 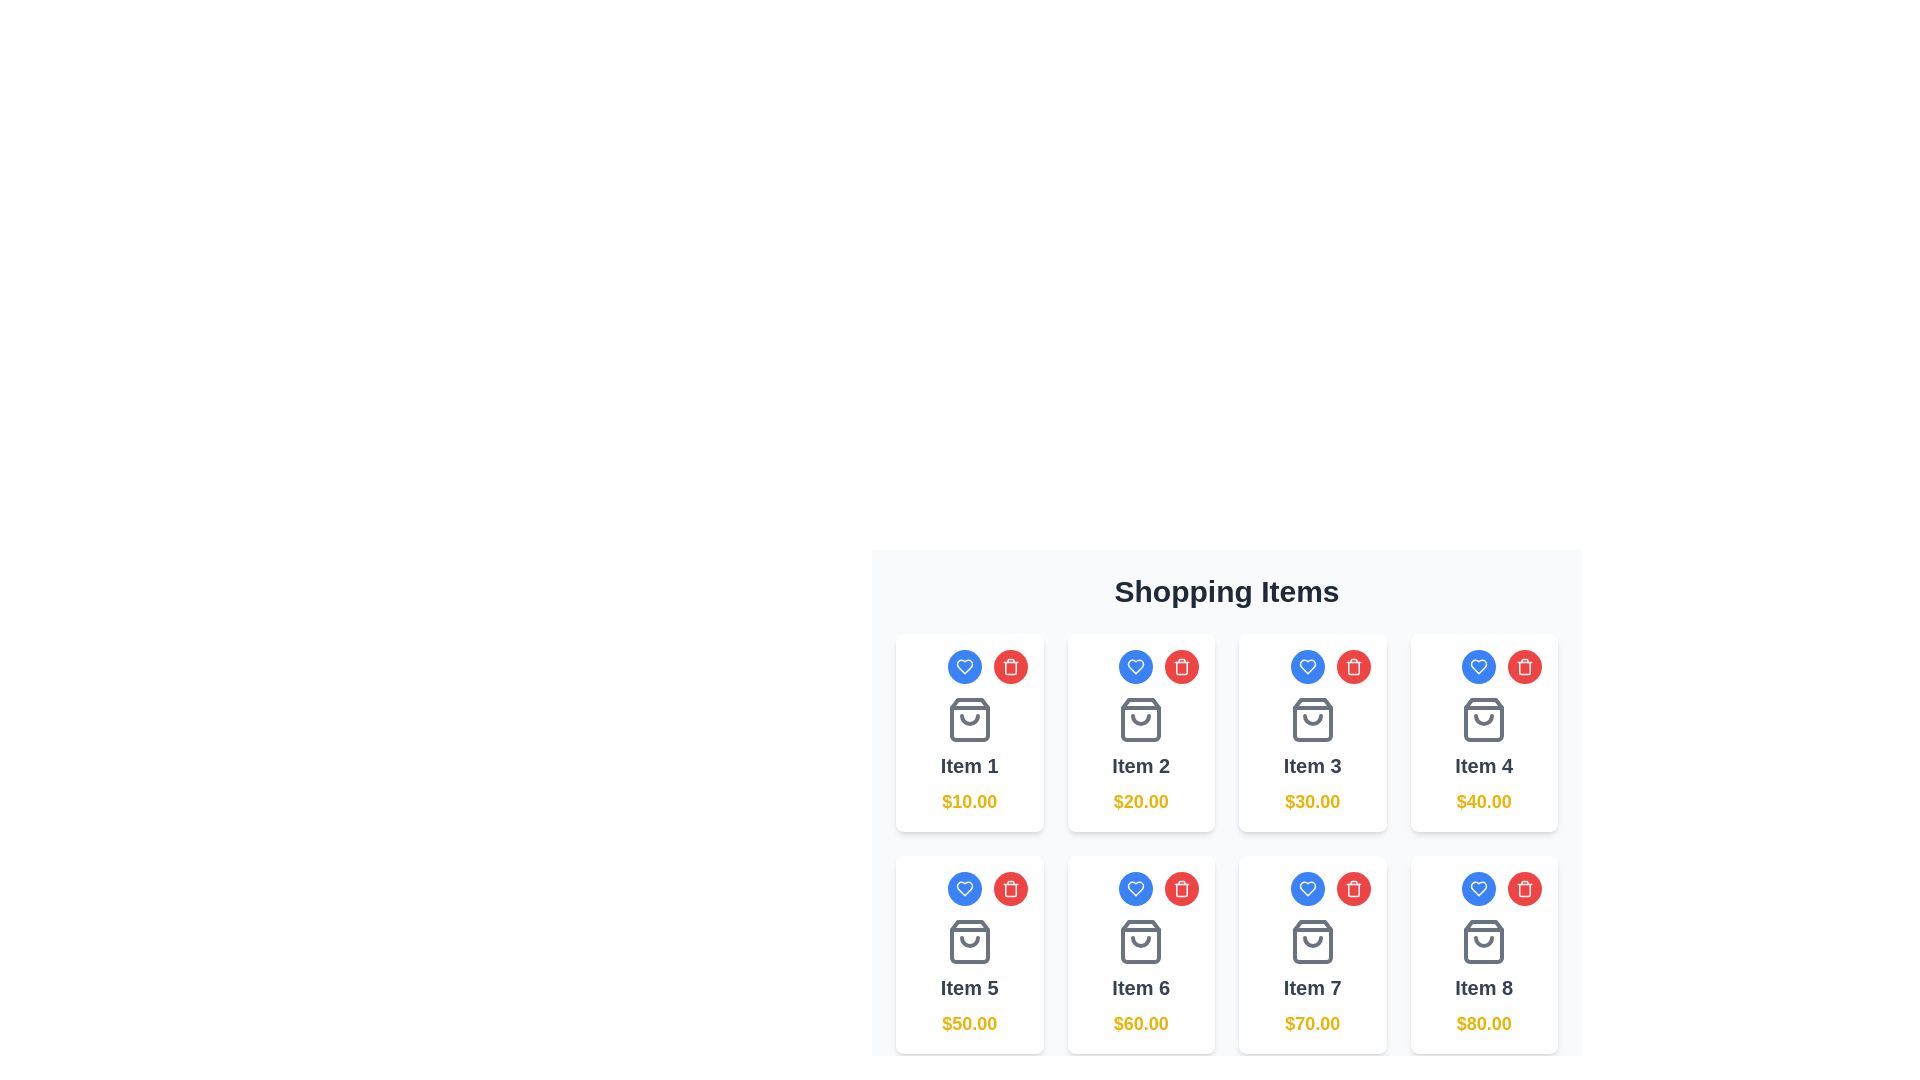 What do you see at coordinates (969, 986) in the screenshot?
I see `the Text Label that identifies the specific item in the shopping grid, located in the second row and first column of the grid layout` at bounding box center [969, 986].